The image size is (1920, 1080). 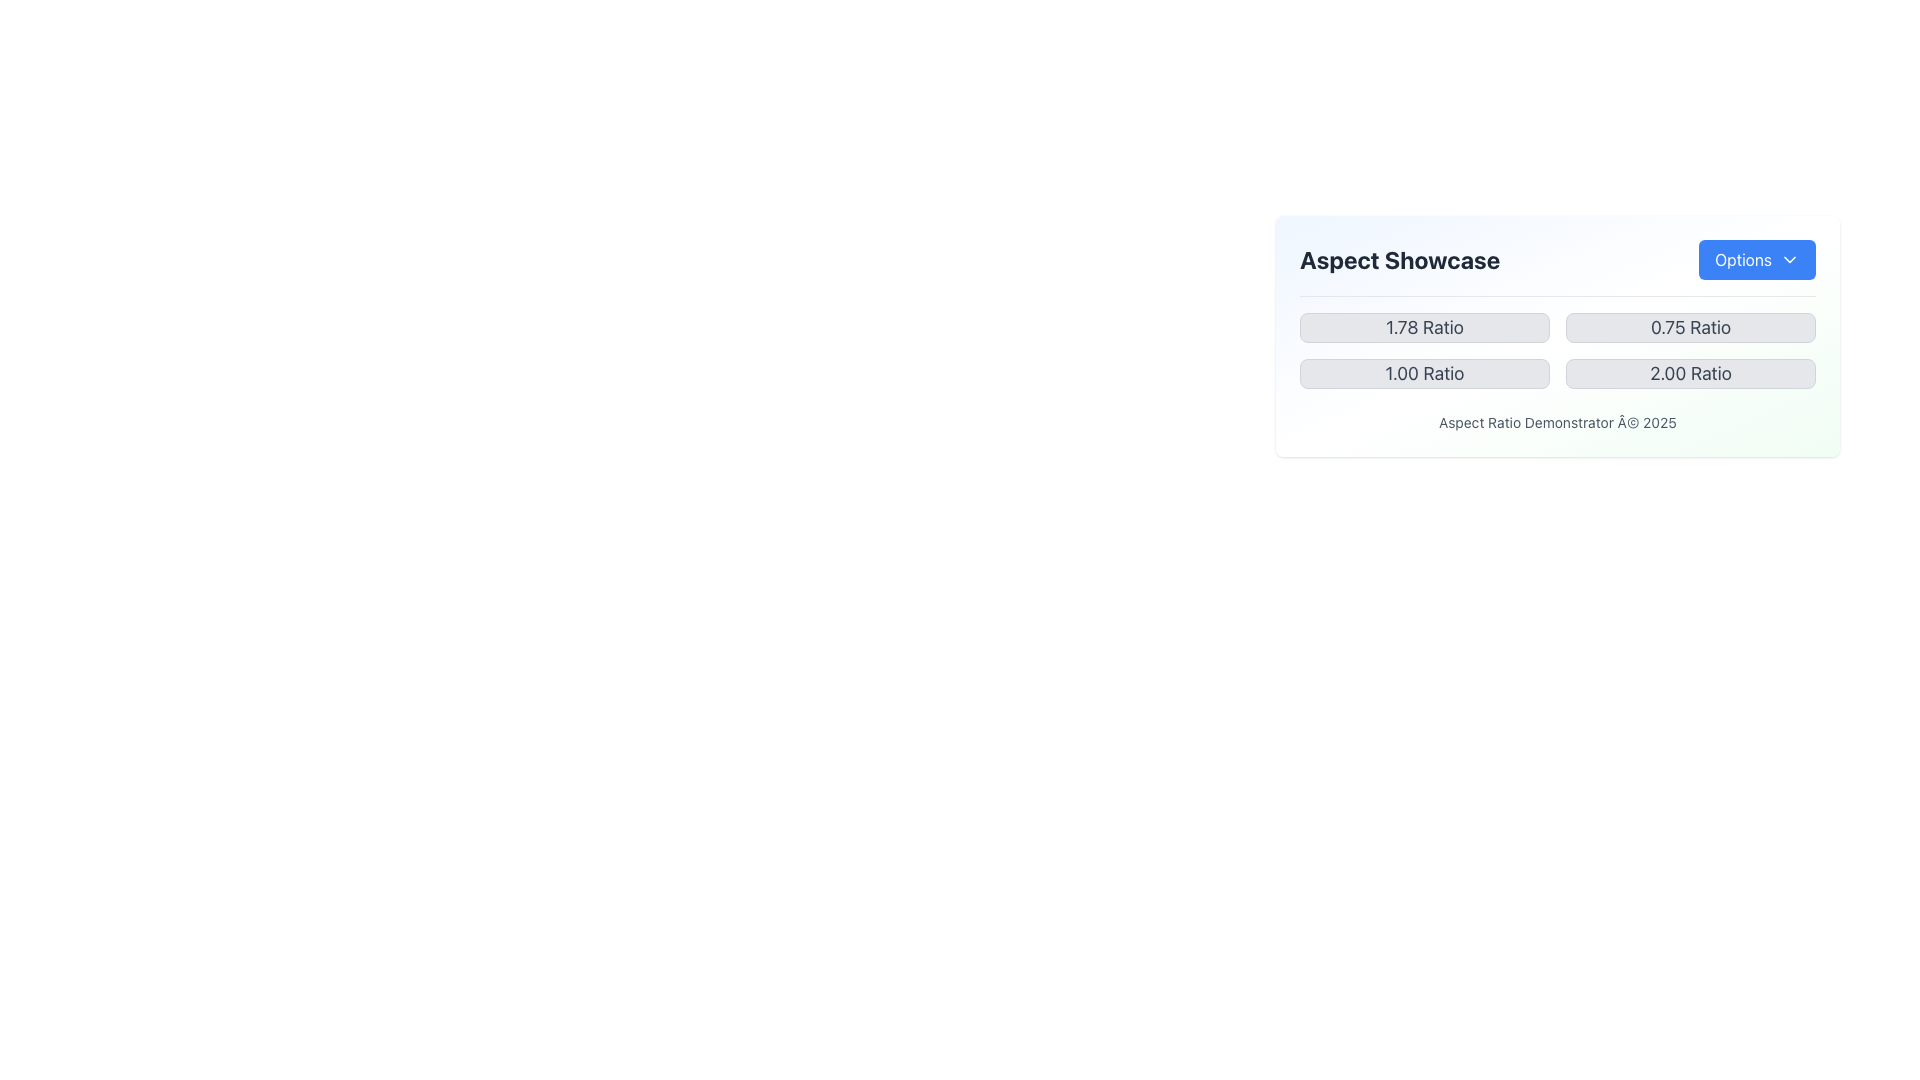 What do you see at coordinates (1424, 326) in the screenshot?
I see `the text label that describes the '1.78 Ratio' button, which is the leftmost label in the top row of aspect ratio options, positioned below the 'Aspect Showcase' heading` at bounding box center [1424, 326].